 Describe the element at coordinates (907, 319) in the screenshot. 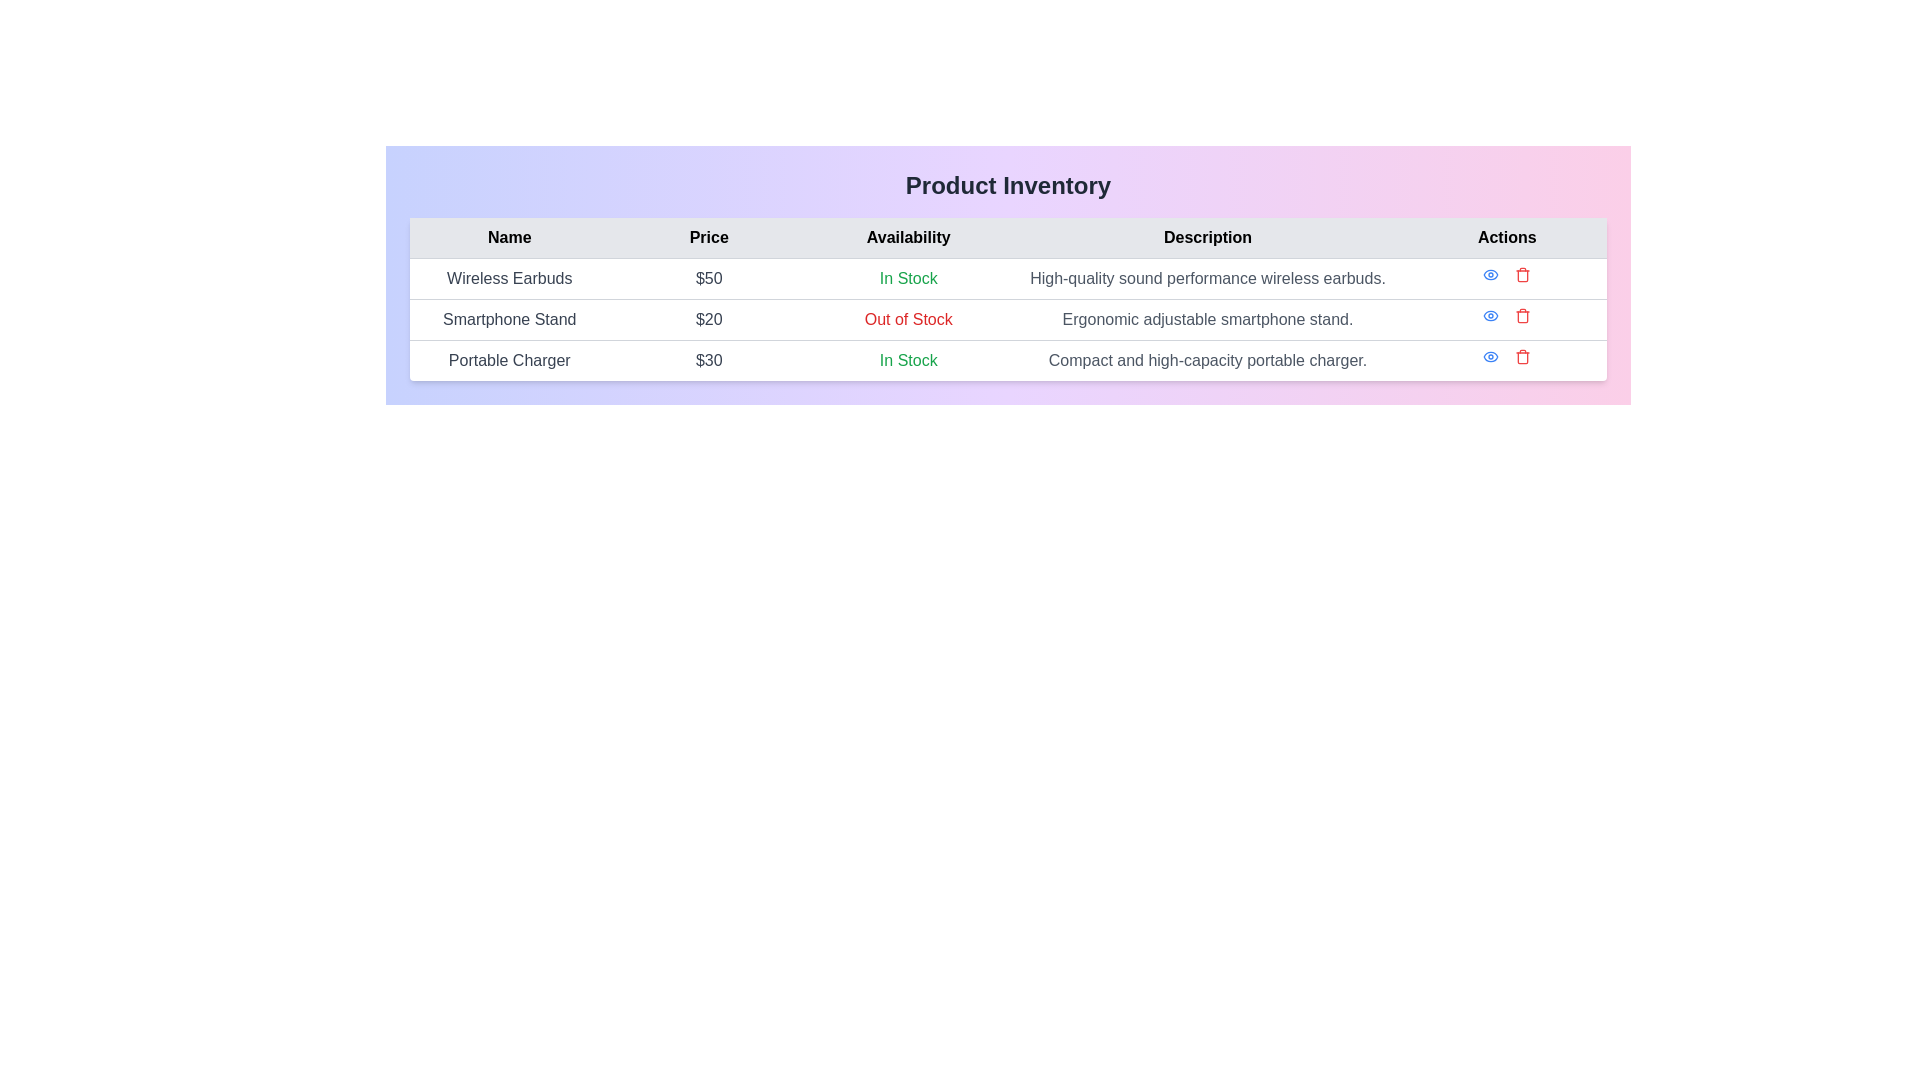

I see `the 'Out of Stock' text label in red, indicating unavailability of the Smartphone Stand in the product inventory table` at that location.